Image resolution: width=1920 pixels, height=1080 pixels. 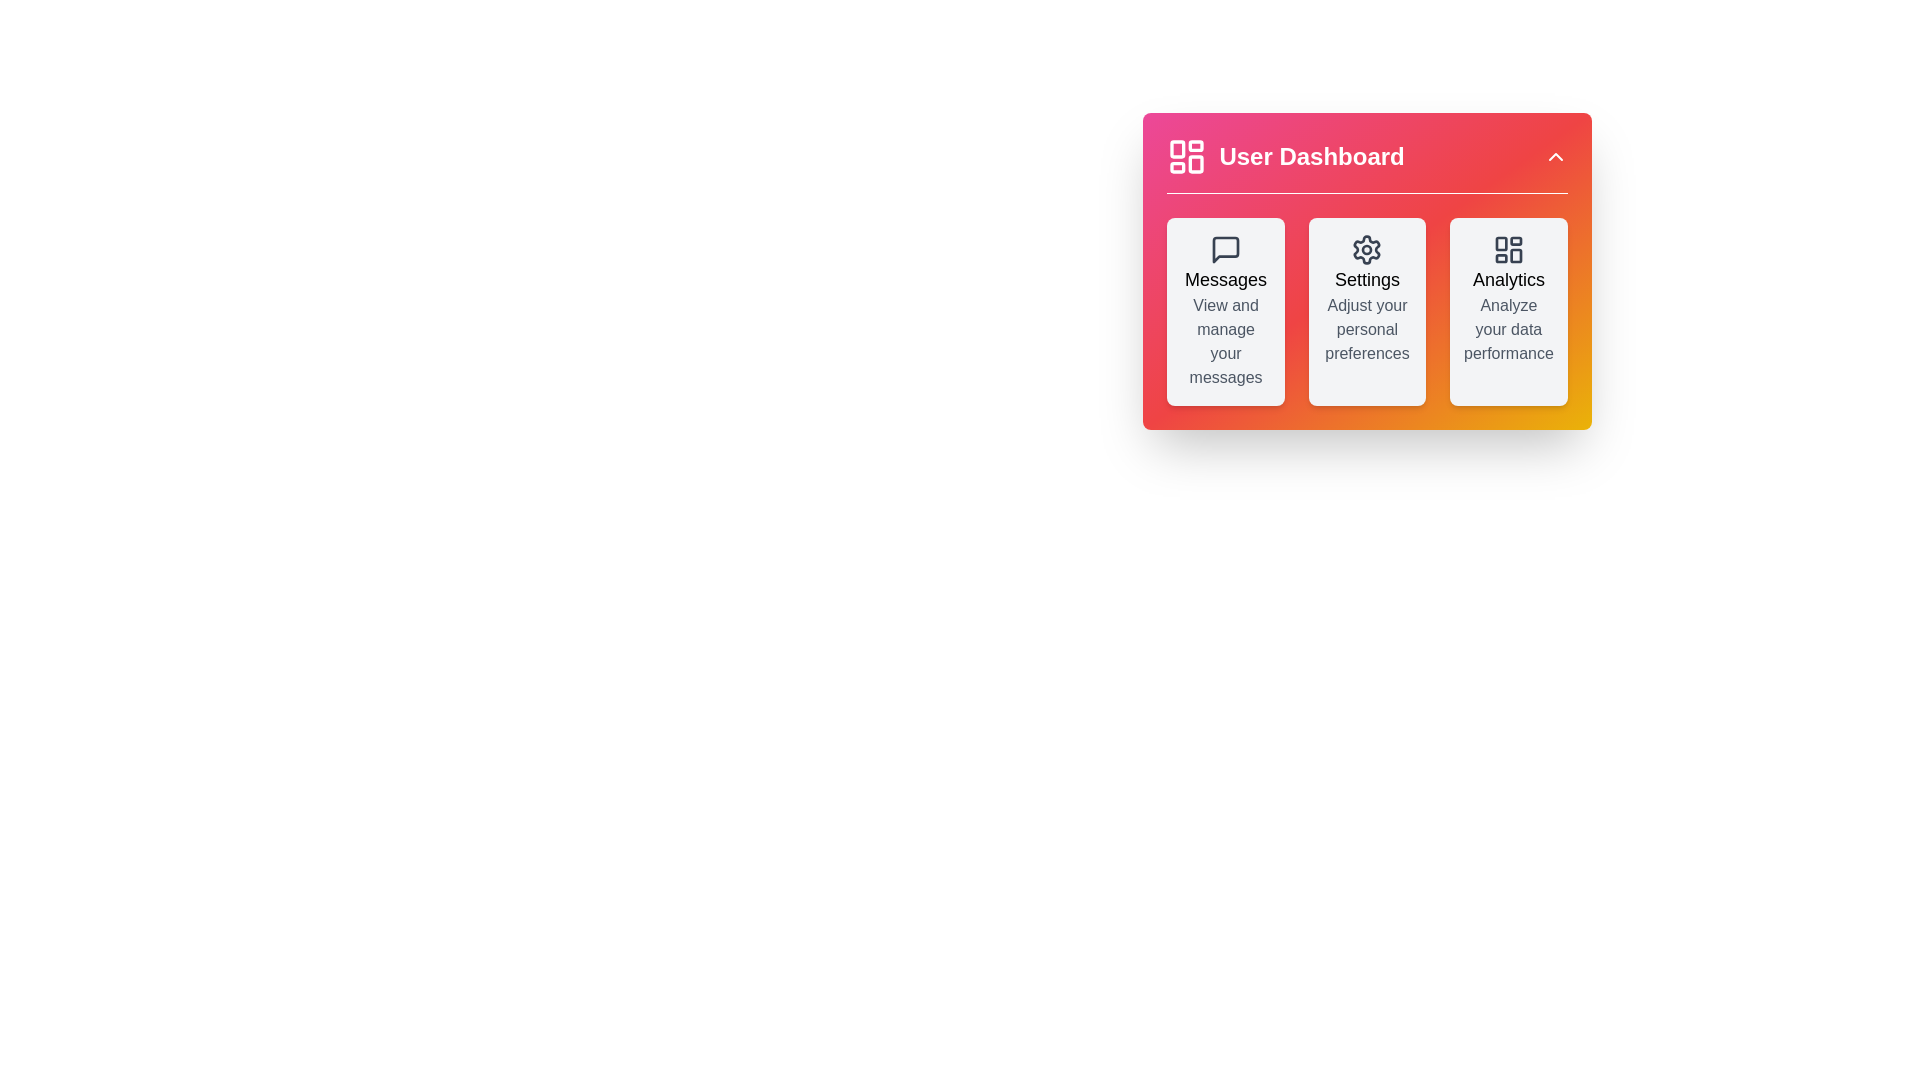 What do you see at coordinates (1225, 312) in the screenshot?
I see `the Action card labeled 'Messages' which has a light gray background and a speech bubble icon at the top` at bounding box center [1225, 312].